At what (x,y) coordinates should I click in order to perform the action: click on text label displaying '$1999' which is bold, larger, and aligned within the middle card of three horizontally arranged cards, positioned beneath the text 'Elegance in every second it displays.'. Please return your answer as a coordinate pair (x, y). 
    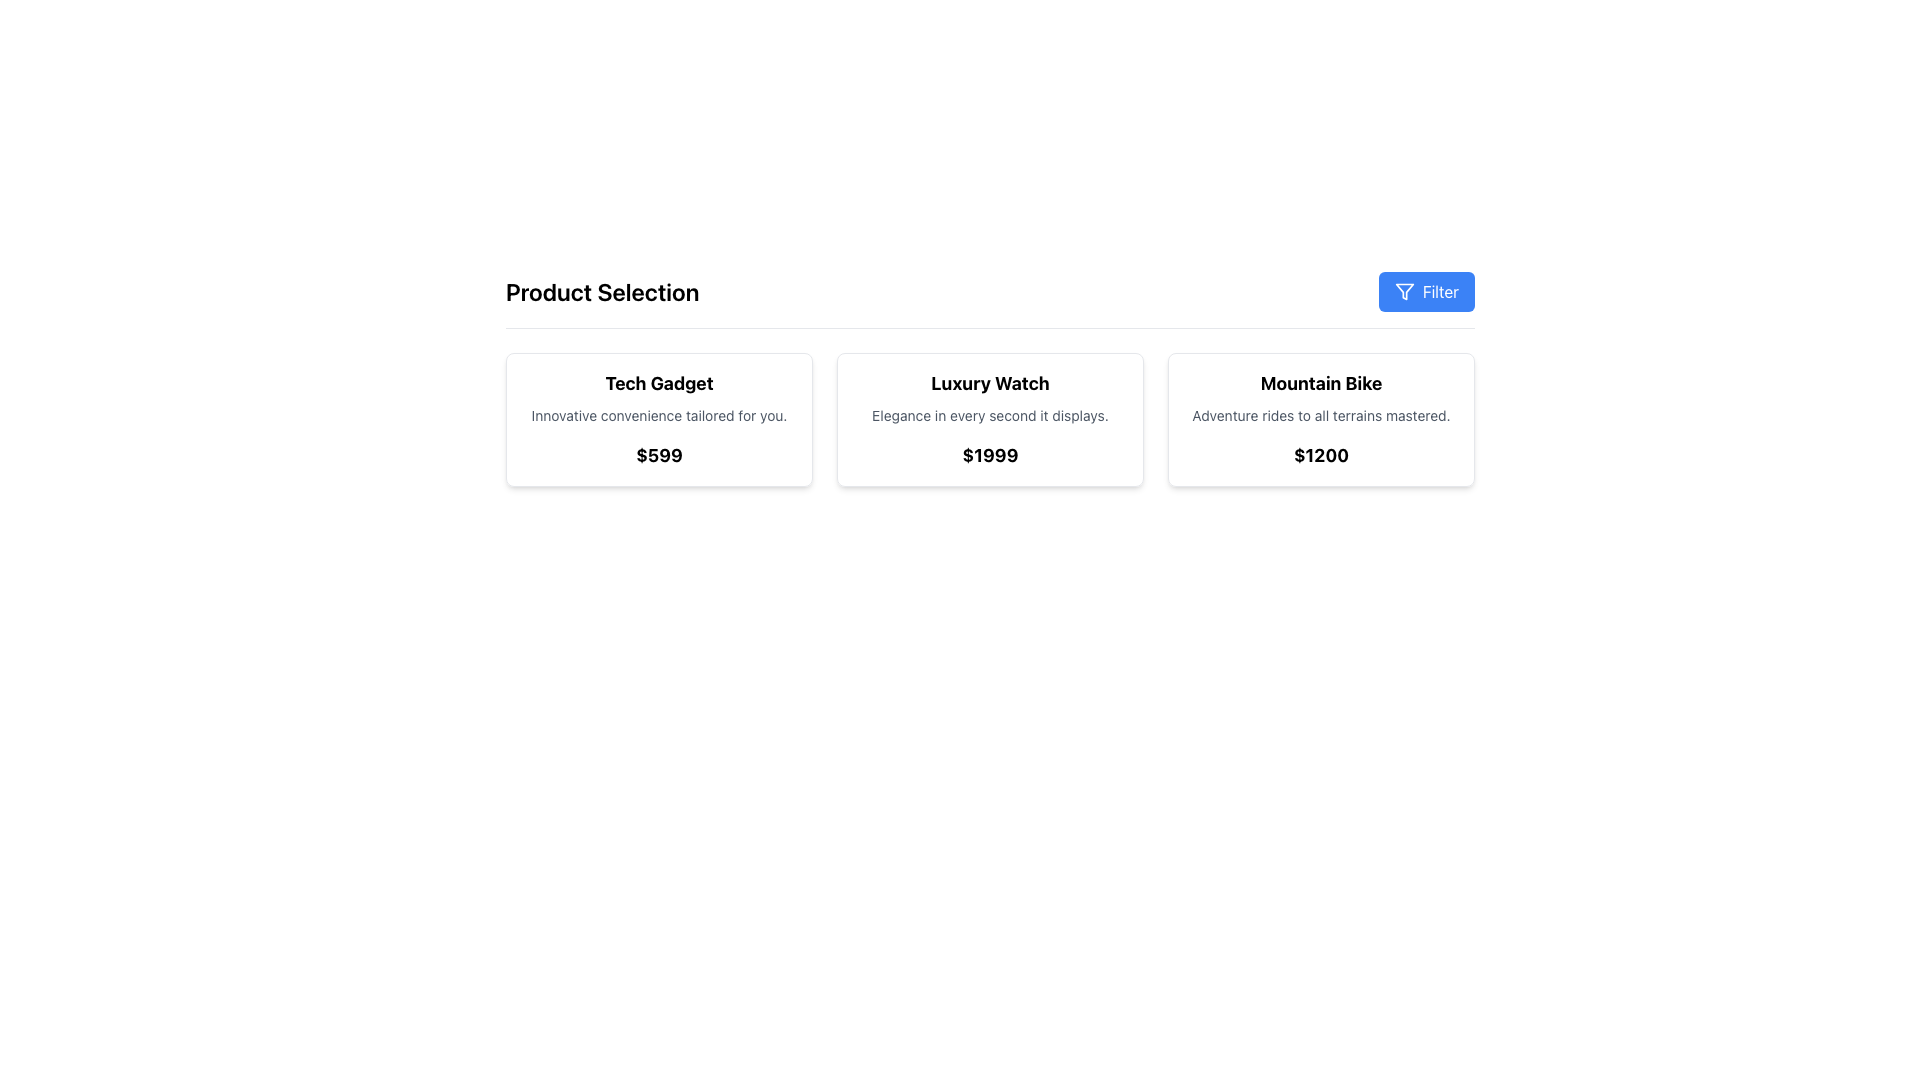
    Looking at the image, I should click on (990, 455).